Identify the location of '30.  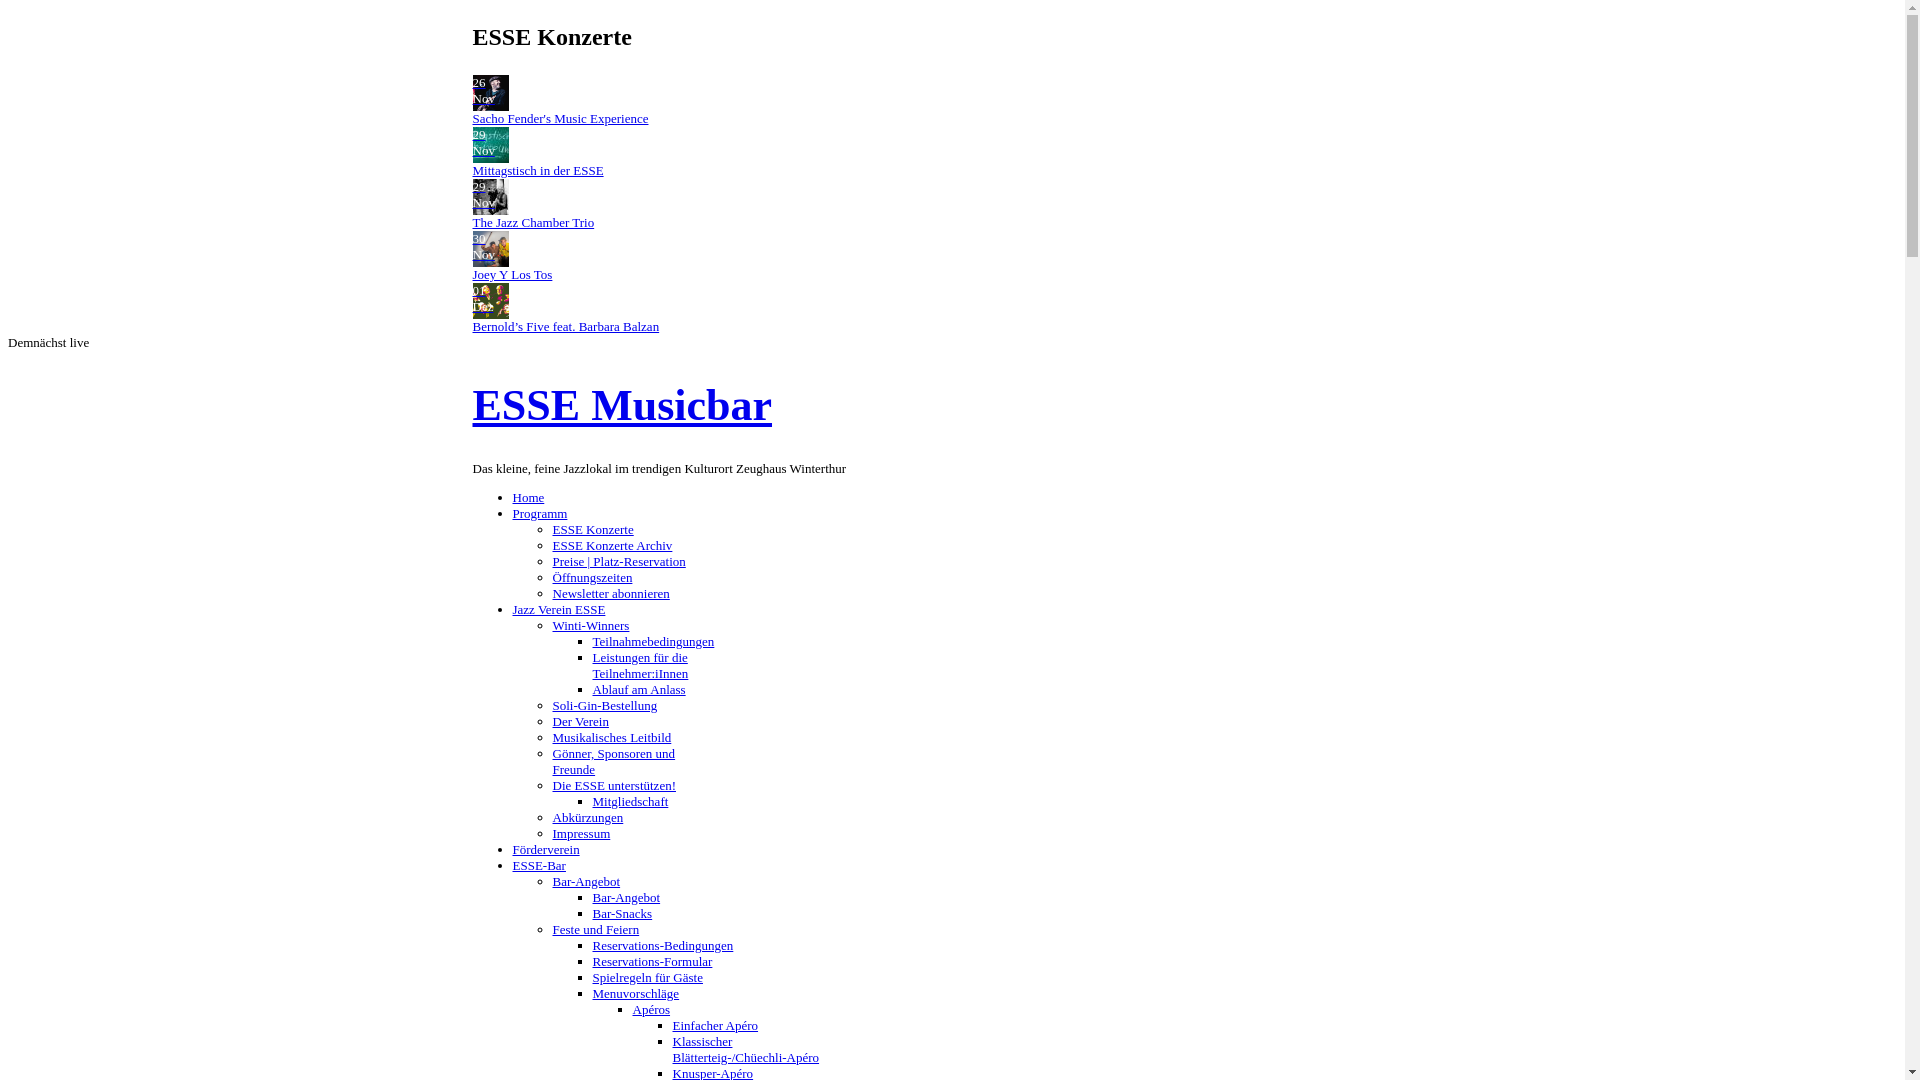
(950, 256).